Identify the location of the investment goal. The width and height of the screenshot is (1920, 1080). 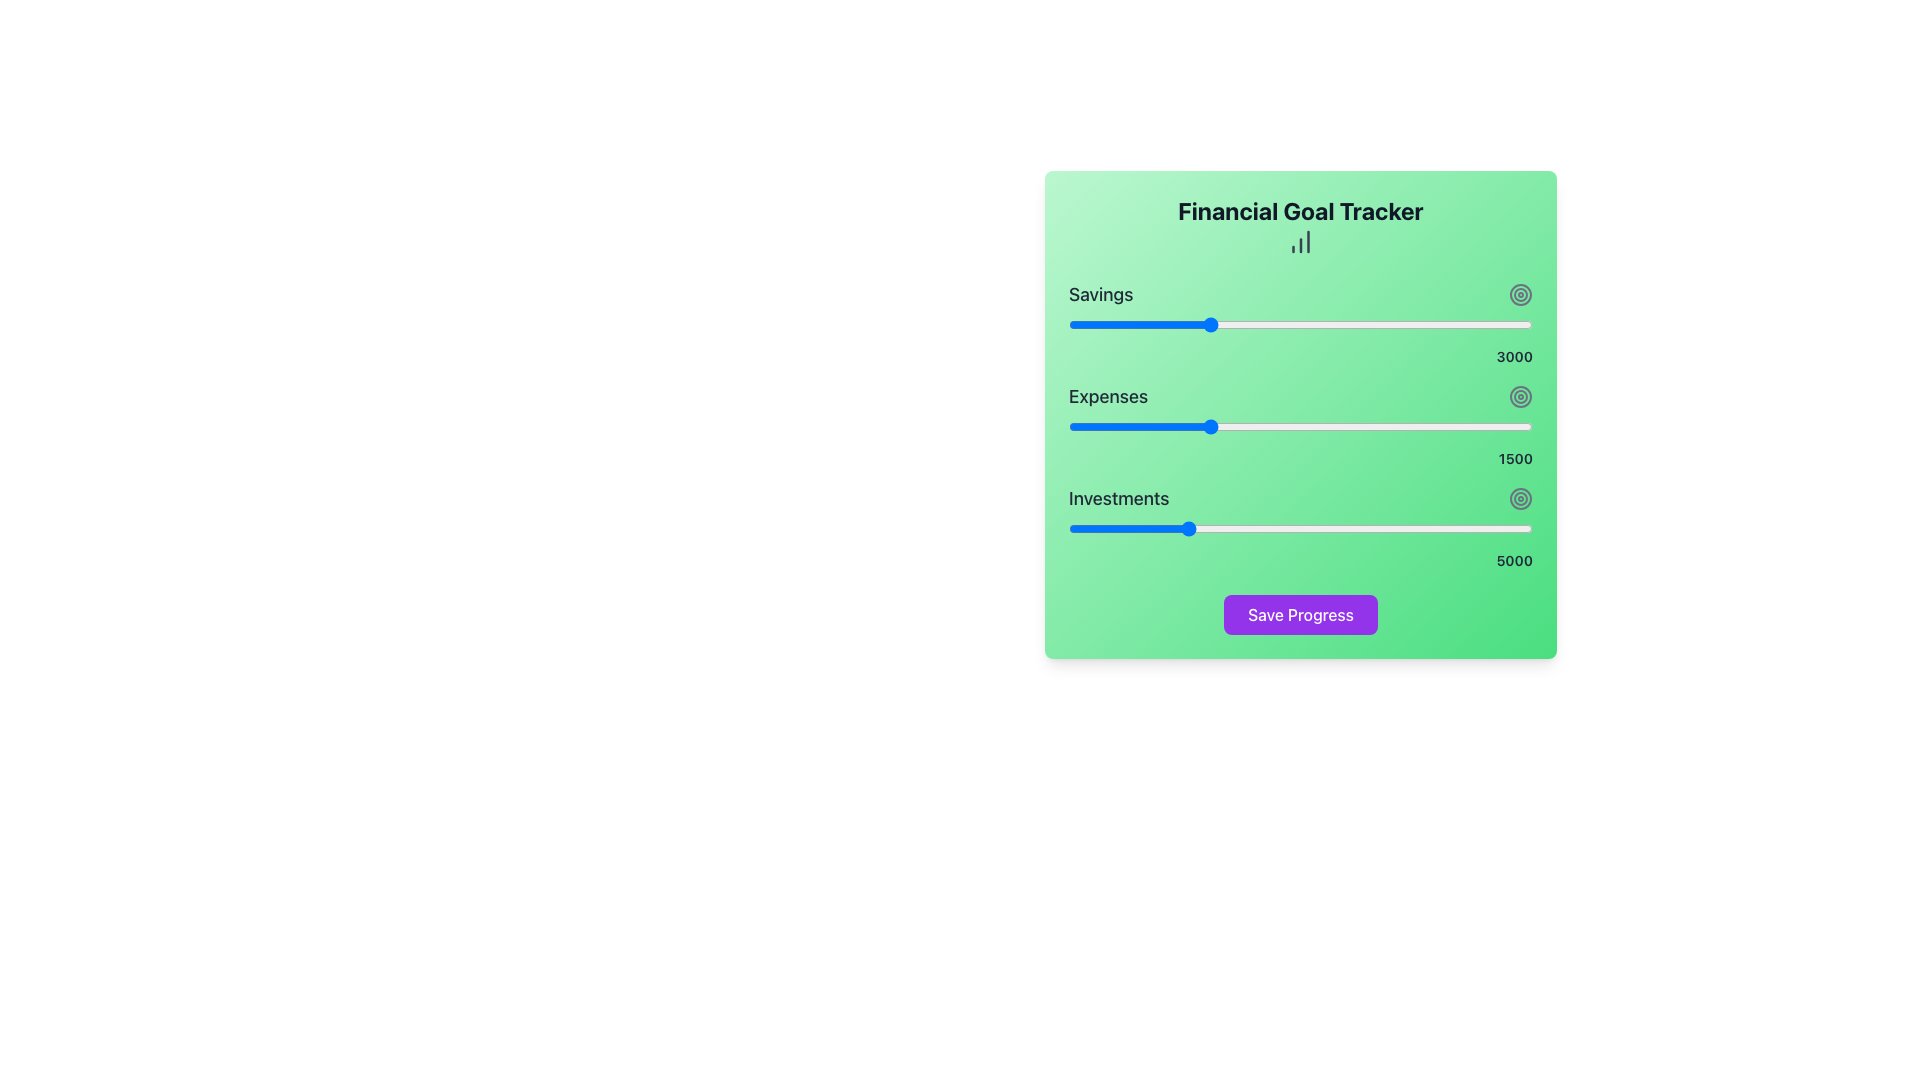
(1318, 527).